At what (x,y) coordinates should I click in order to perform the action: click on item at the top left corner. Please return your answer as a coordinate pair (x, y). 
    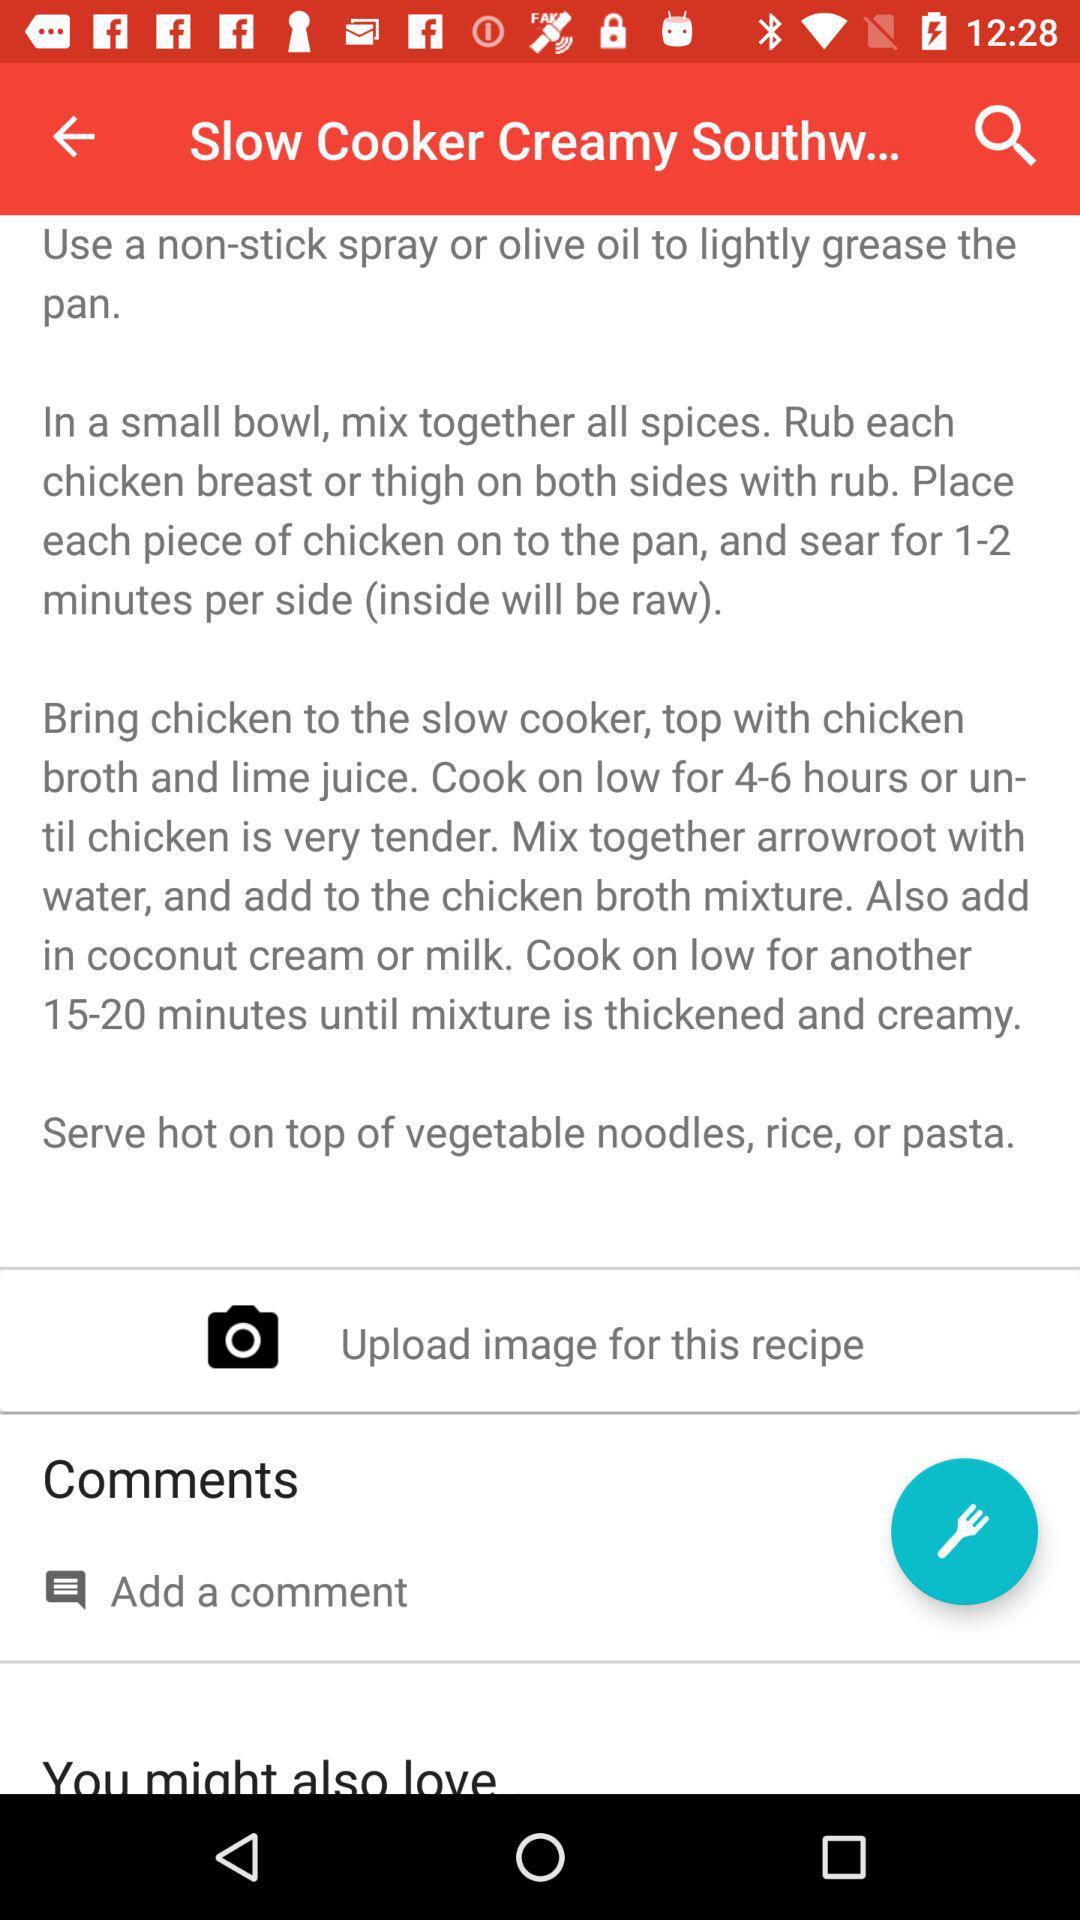
    Looking at the image, I should click on (72, 135).